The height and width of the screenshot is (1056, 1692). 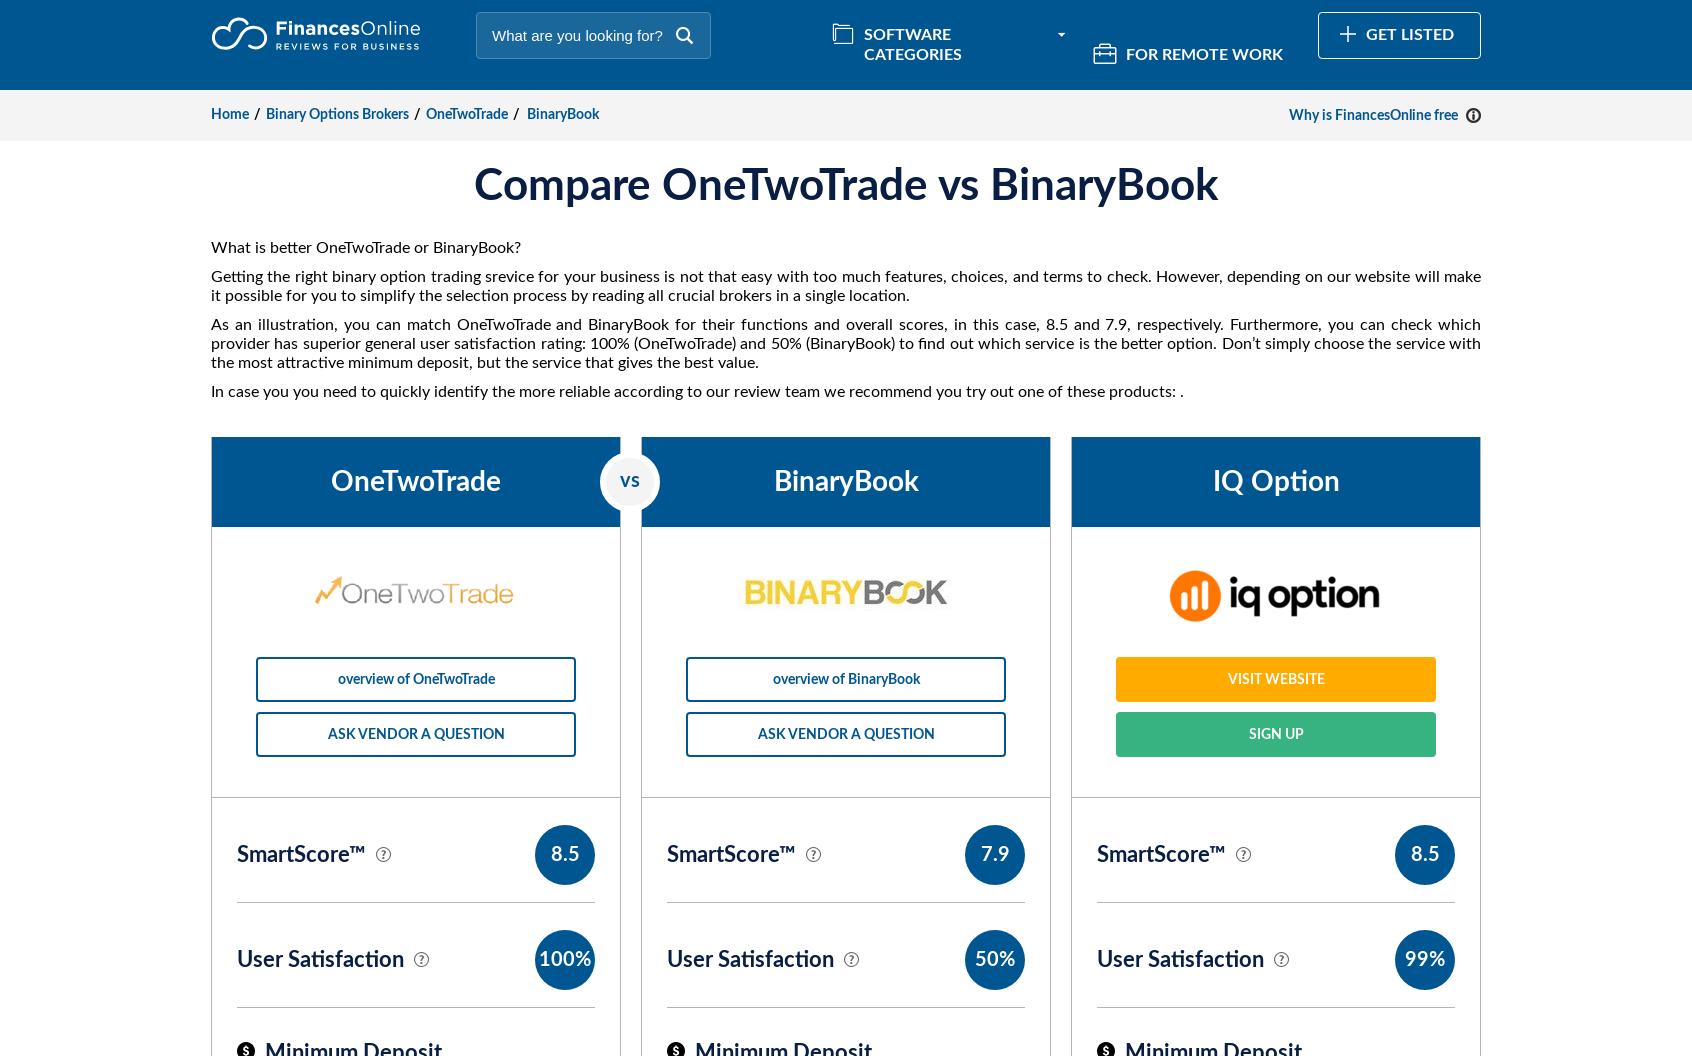 I want to click on '7.9', so click(x=993, y=855).